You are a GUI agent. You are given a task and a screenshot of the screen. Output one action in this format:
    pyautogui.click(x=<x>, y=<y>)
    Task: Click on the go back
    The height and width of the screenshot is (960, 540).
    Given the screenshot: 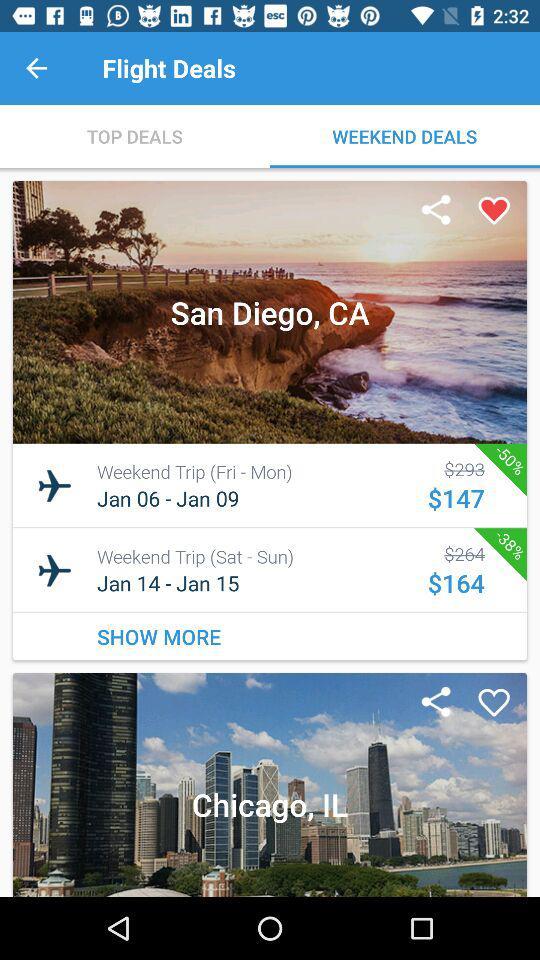 What is the action you would take?
    pyautogui.click(x=36, y=68)
    